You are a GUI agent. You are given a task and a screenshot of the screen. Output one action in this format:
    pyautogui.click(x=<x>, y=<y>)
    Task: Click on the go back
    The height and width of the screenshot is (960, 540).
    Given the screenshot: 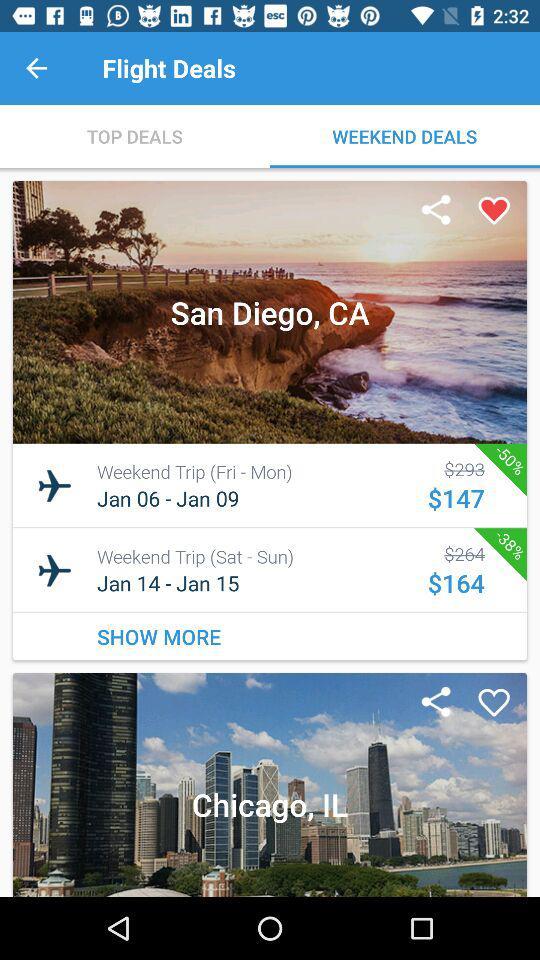 What is the action you would take?
    pyautogui.click(x=36, y=68)
    